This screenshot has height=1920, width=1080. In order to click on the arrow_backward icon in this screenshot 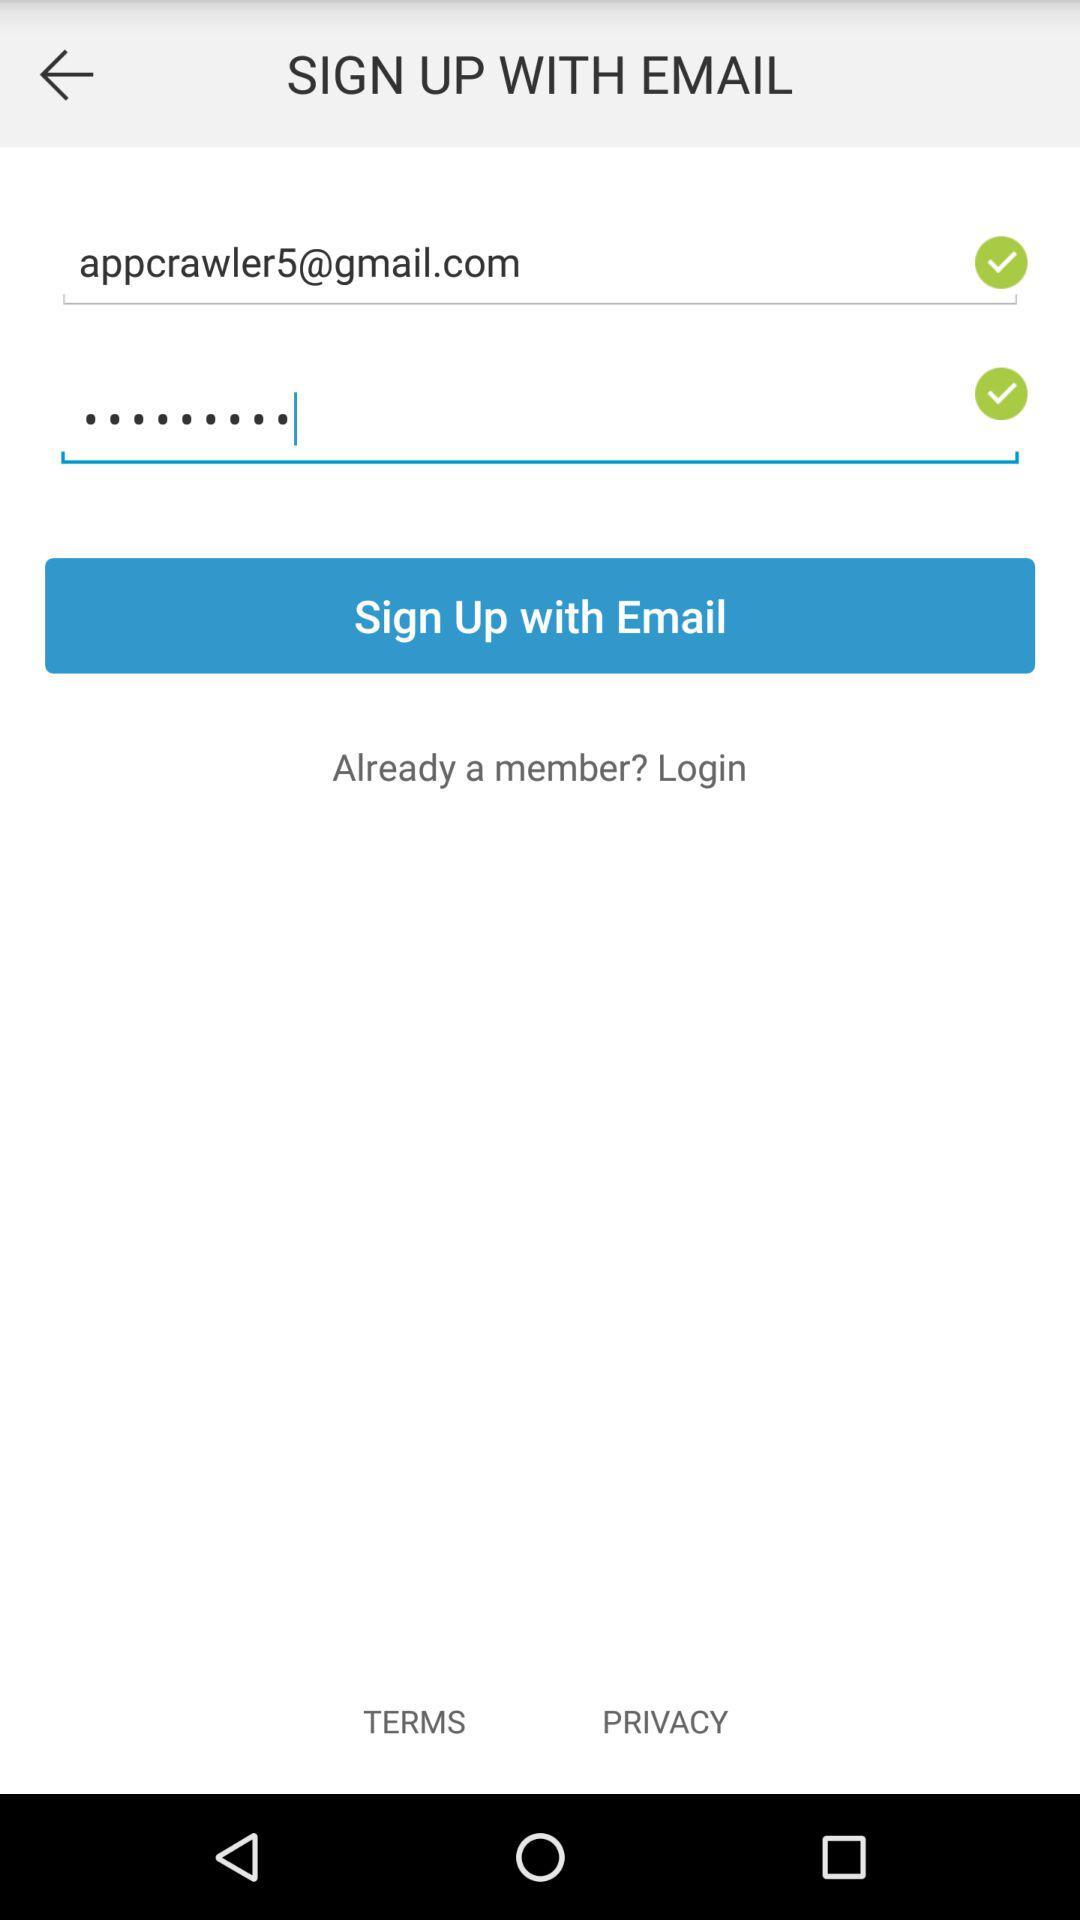, I will do `click(64, 78)`.